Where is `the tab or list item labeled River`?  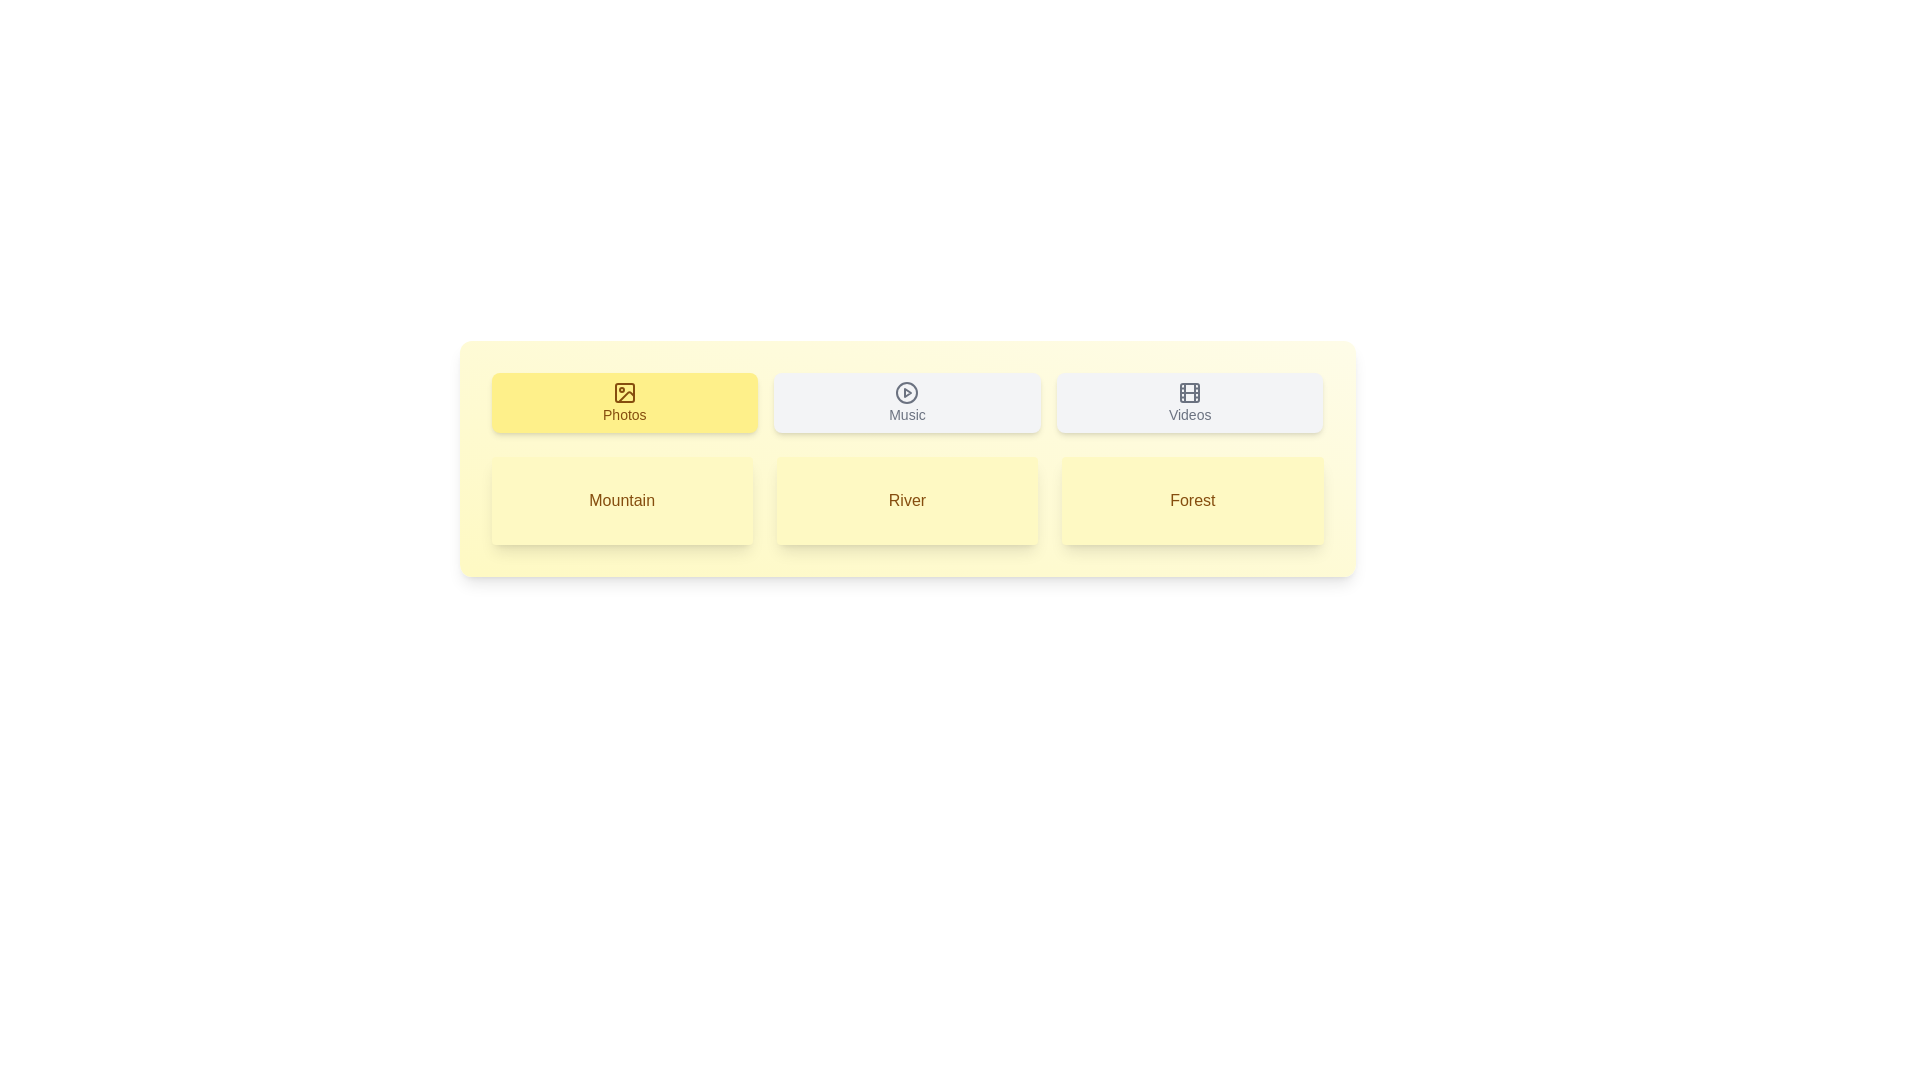 the tab or list item labeled River is located at coordinates (906, 500).